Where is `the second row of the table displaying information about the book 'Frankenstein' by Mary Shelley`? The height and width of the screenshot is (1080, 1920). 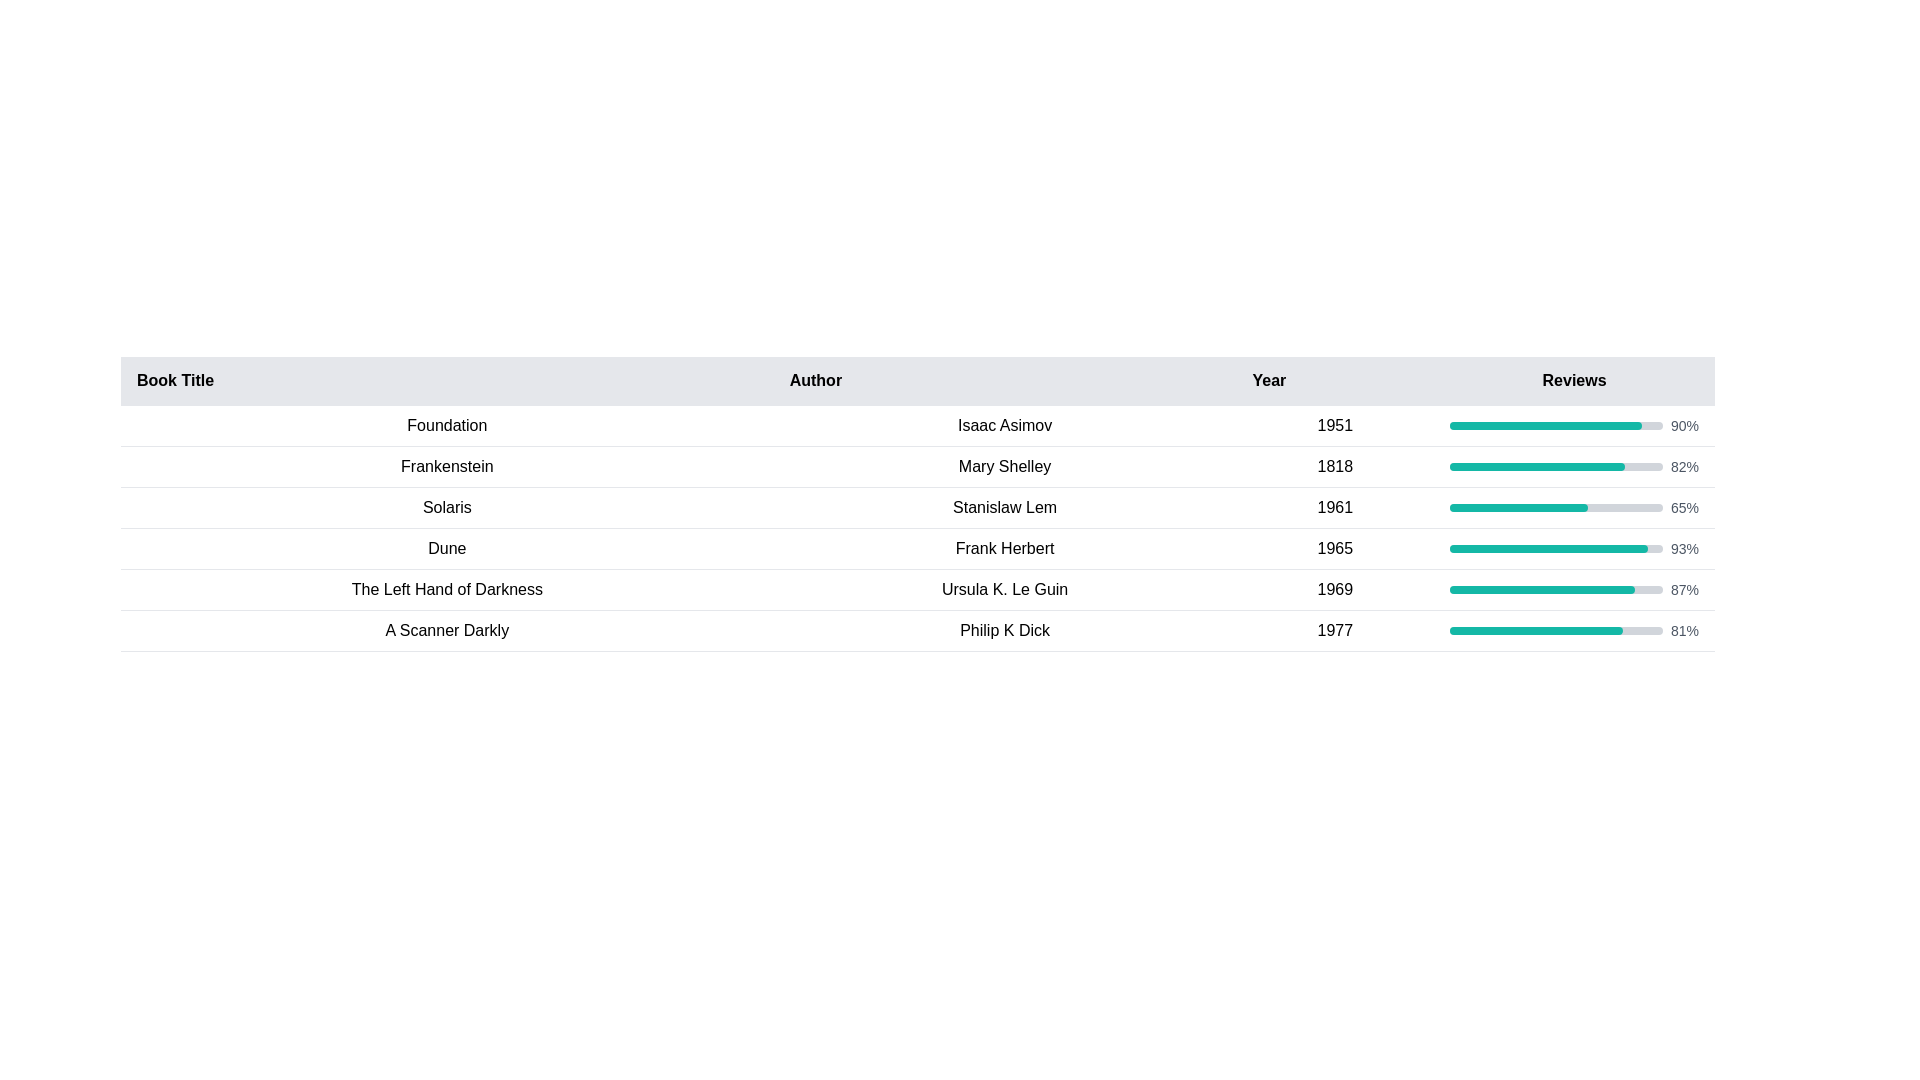
the second row of the table displaying information about the book 'Frankenstein' by Mary Shelley is located at coordinates (916, 466).